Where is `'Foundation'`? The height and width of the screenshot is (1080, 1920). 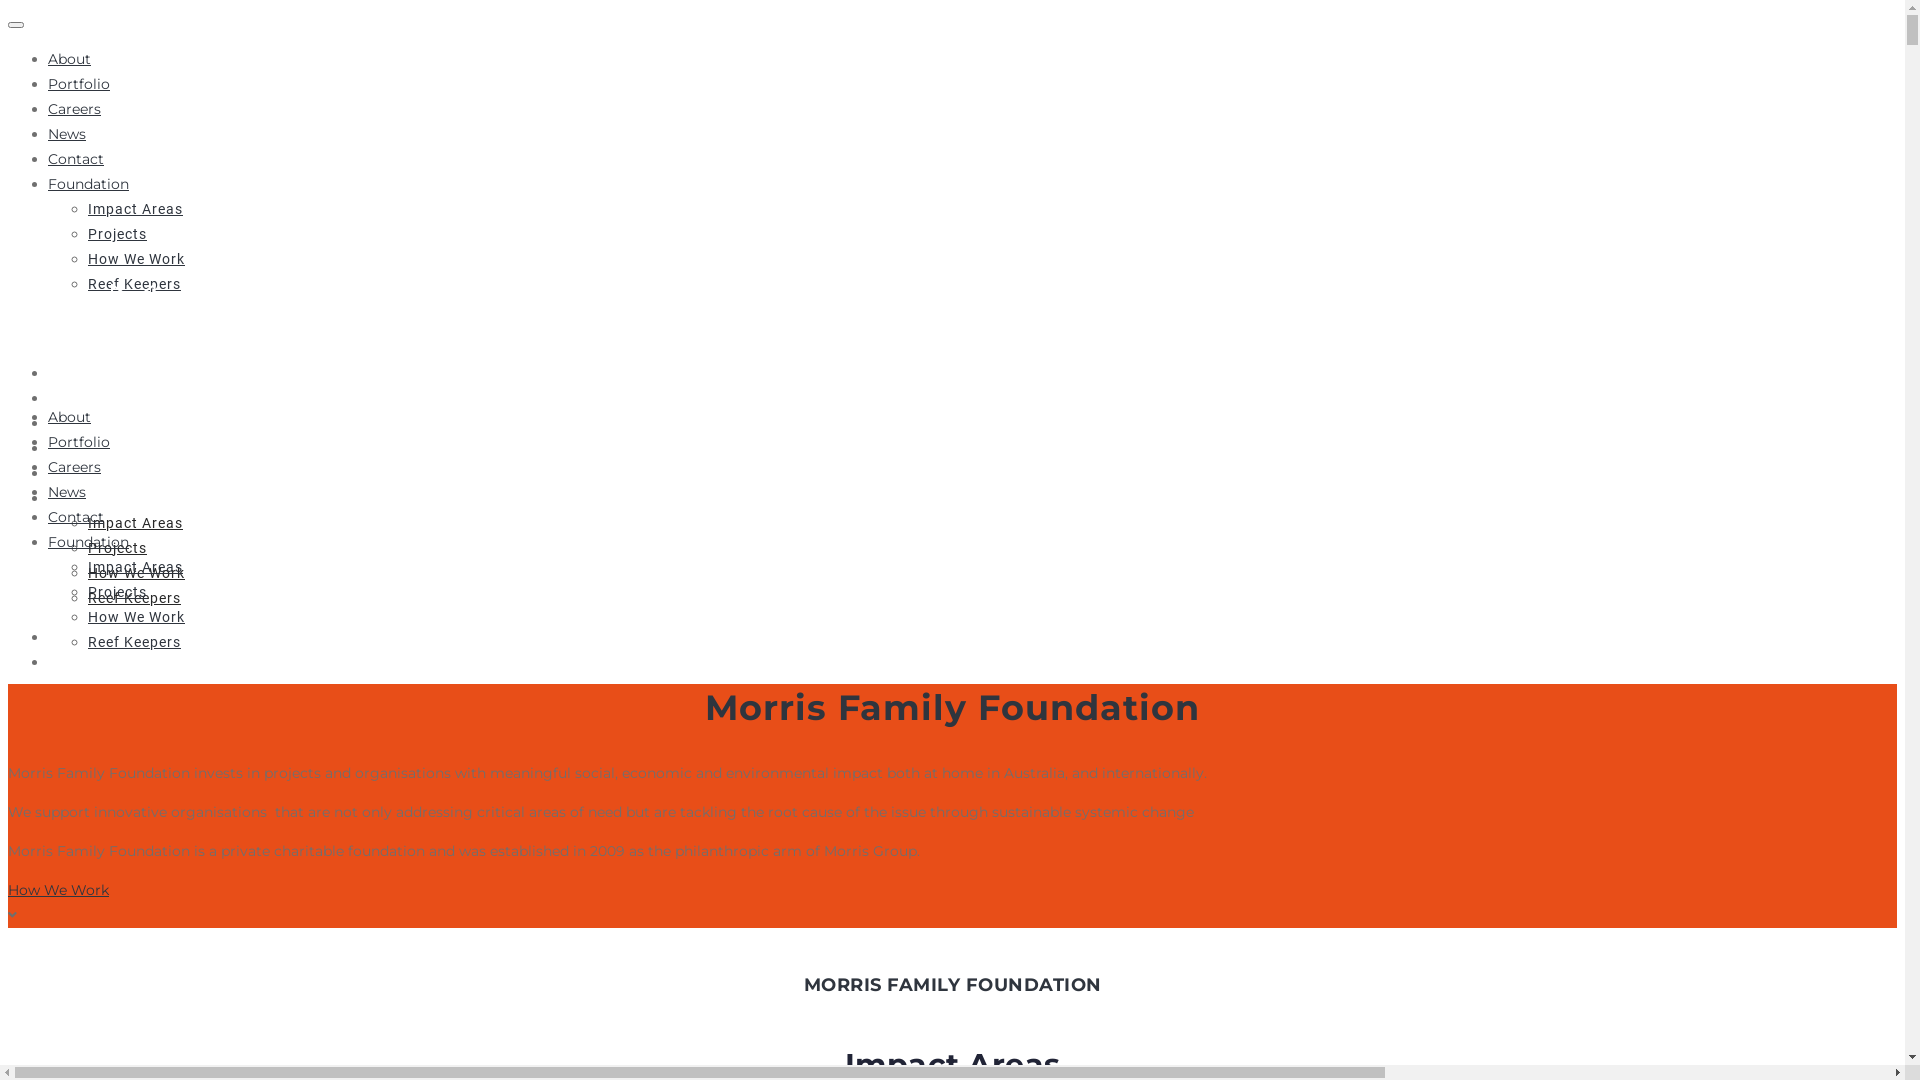 'Foundation' is located at coordinates (87, 184).